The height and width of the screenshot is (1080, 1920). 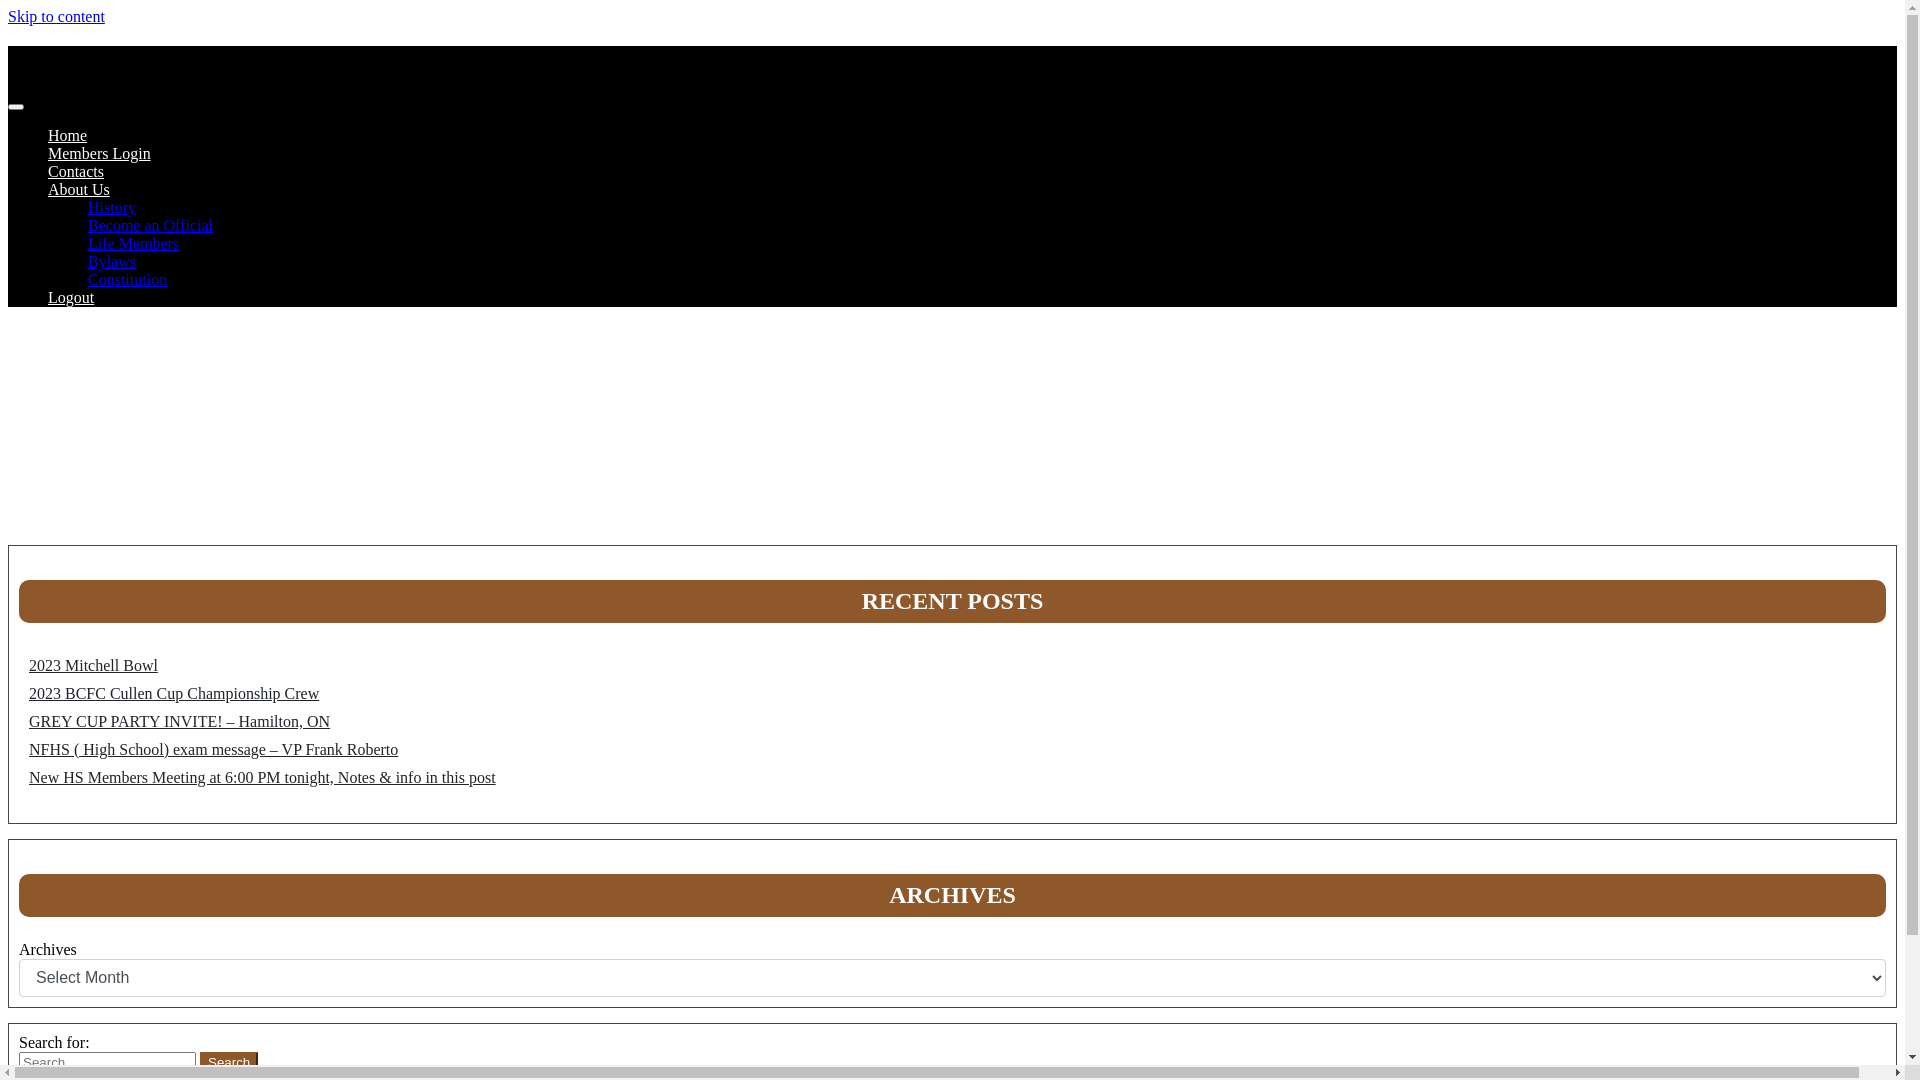 What do you see at coordinates (48, 189) in the screenshot?
I see `'About Us'` at bounding box center [48, 189].